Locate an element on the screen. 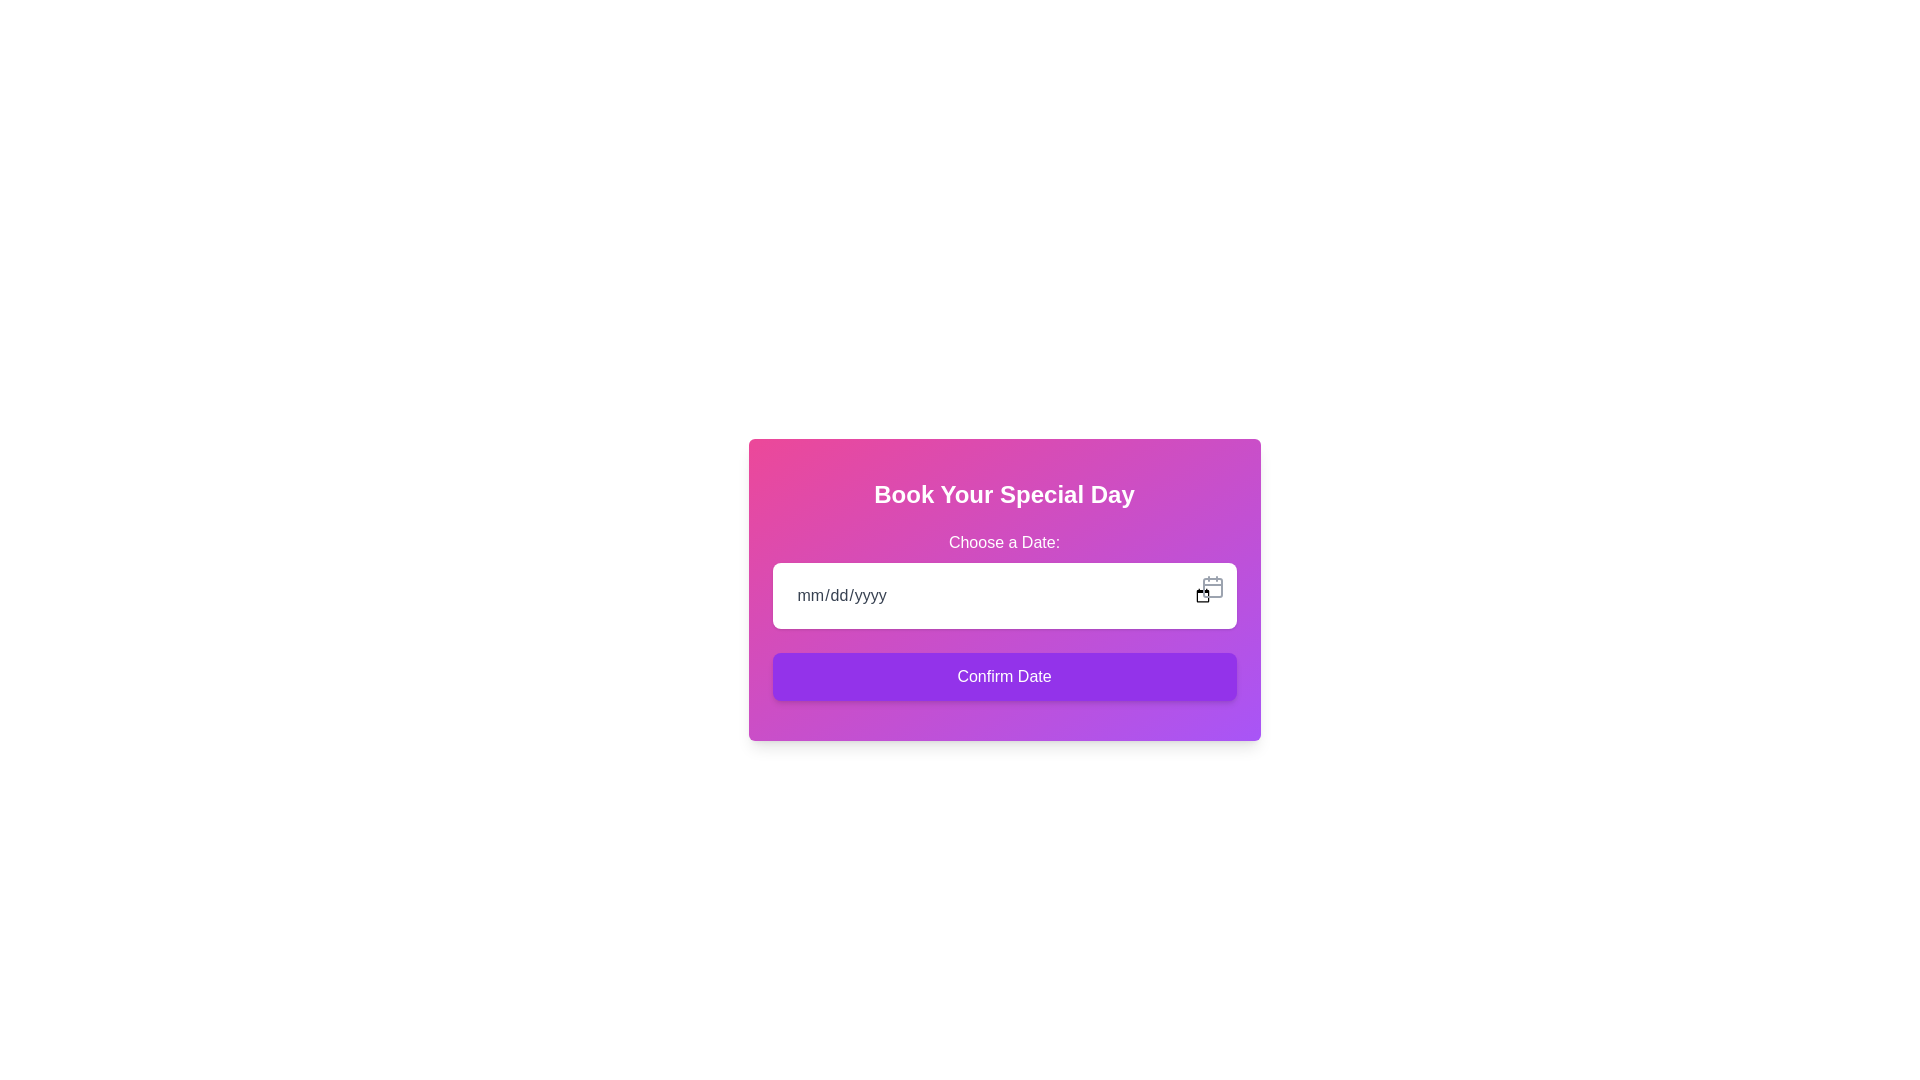 The image size is (1920, 1080). the calendar icon, which is a minimalistic gray SVG graphic located at the top-right corner inside a date input field is located at coordinates (1211, 585).